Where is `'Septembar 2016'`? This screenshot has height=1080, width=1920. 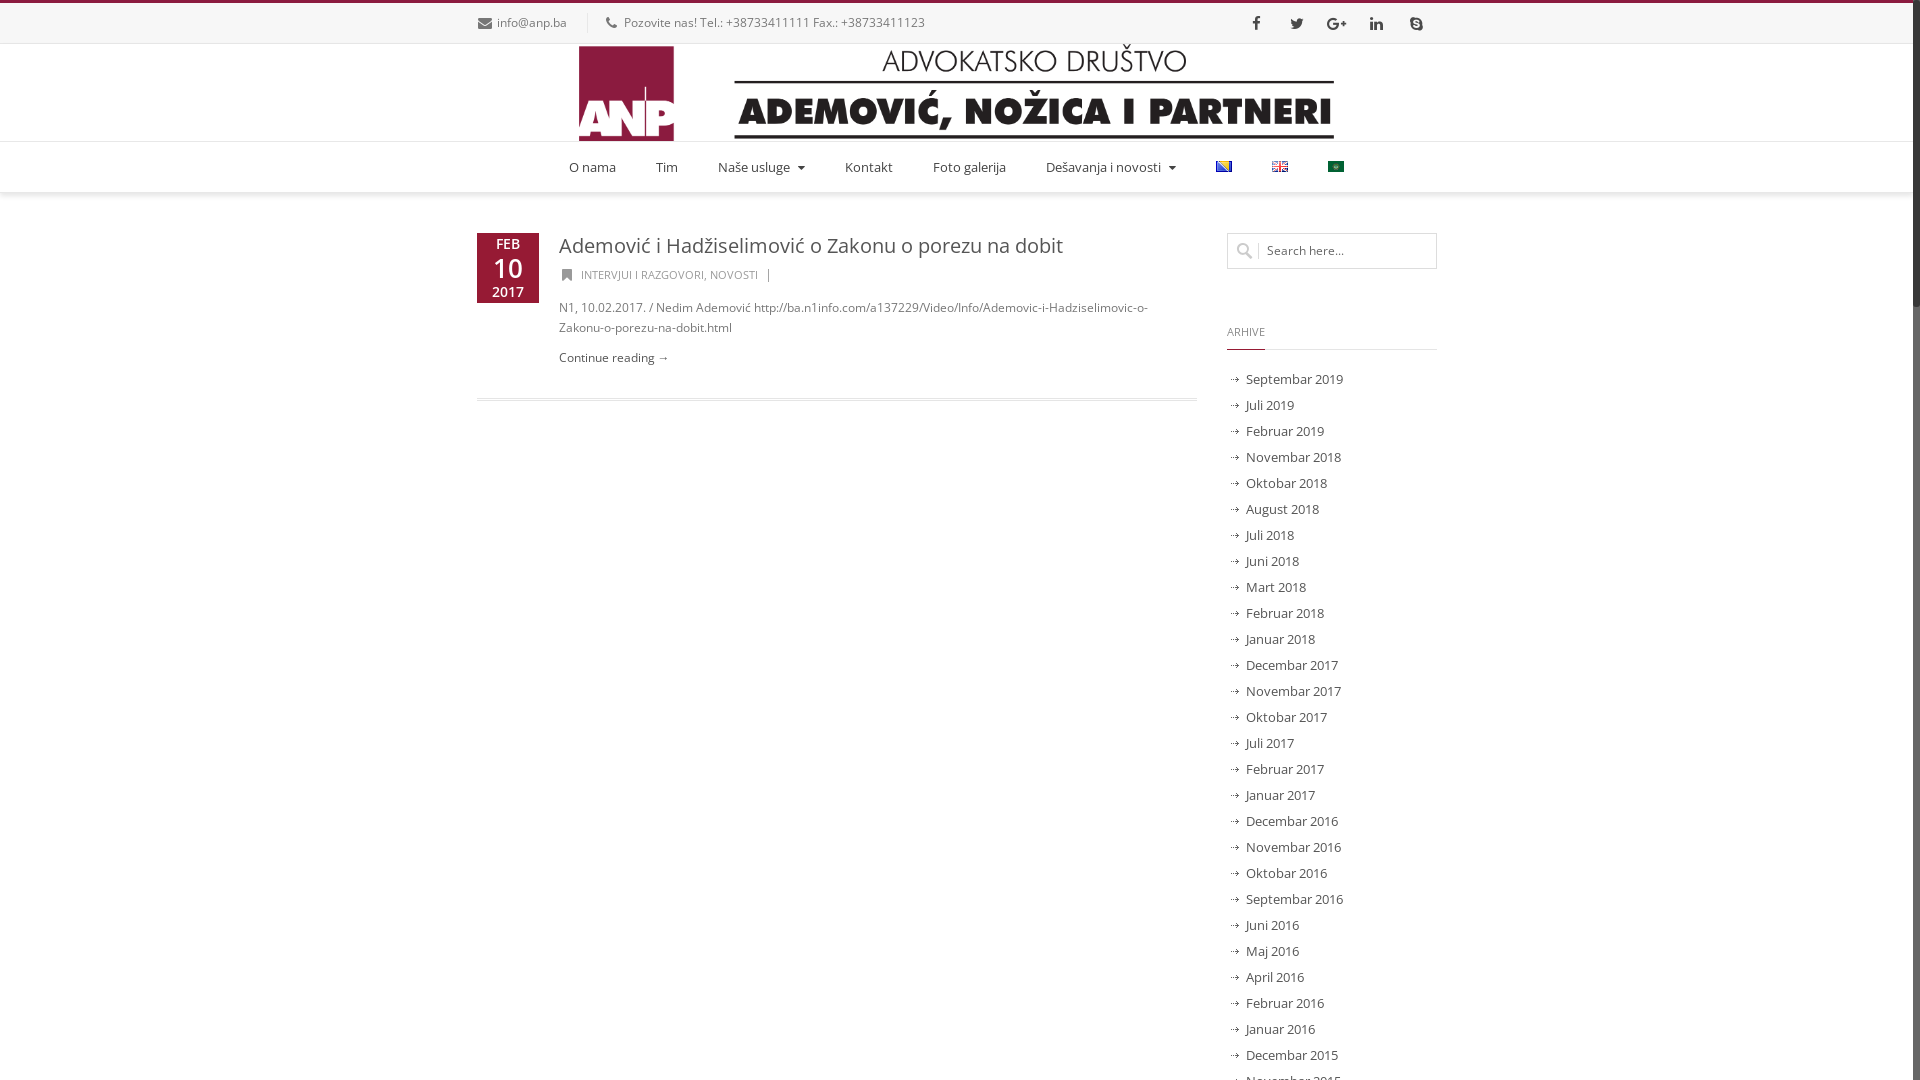
'Septembar 2016' is located at coordinates (1287, 897).